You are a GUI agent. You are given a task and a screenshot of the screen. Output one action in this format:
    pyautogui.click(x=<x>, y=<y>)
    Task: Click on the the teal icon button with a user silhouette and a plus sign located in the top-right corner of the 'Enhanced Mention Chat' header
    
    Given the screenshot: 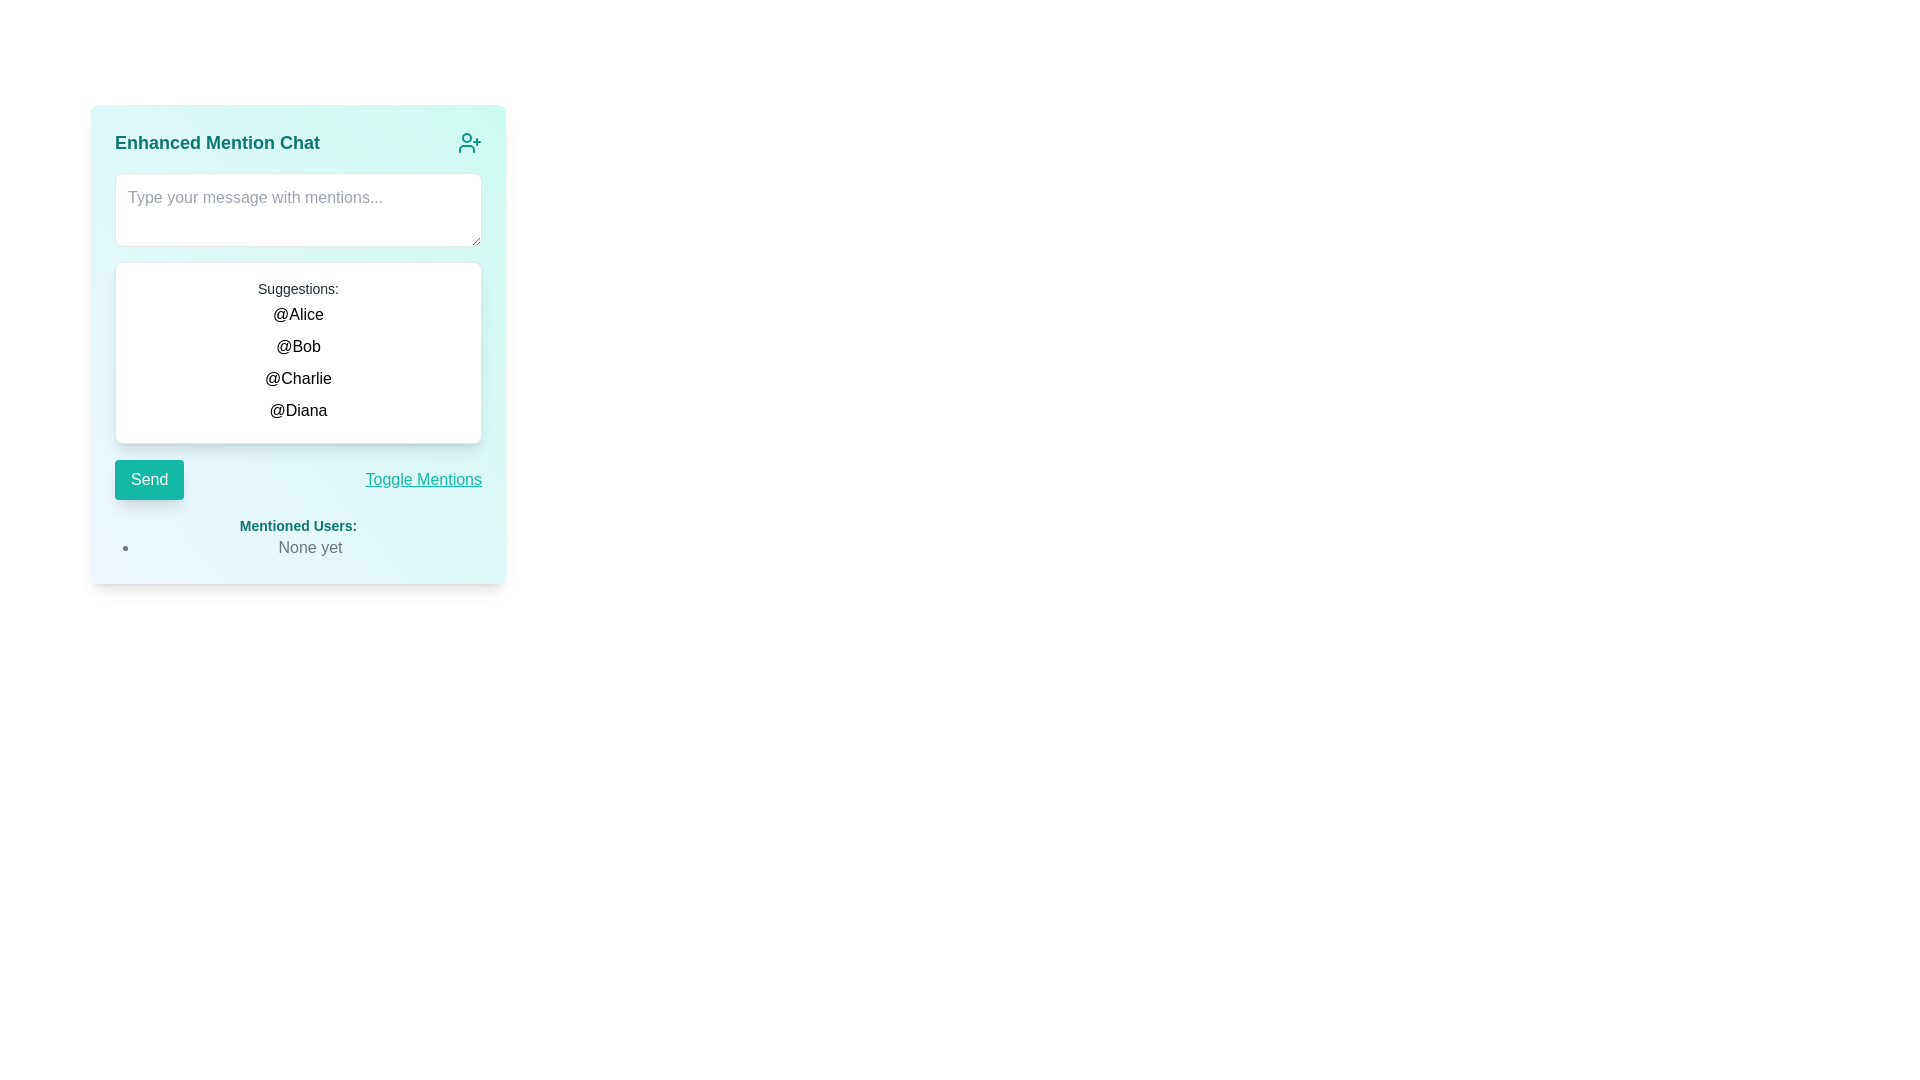 What is the action you would take?
    pyautogui.click(x=469, y=141)
    